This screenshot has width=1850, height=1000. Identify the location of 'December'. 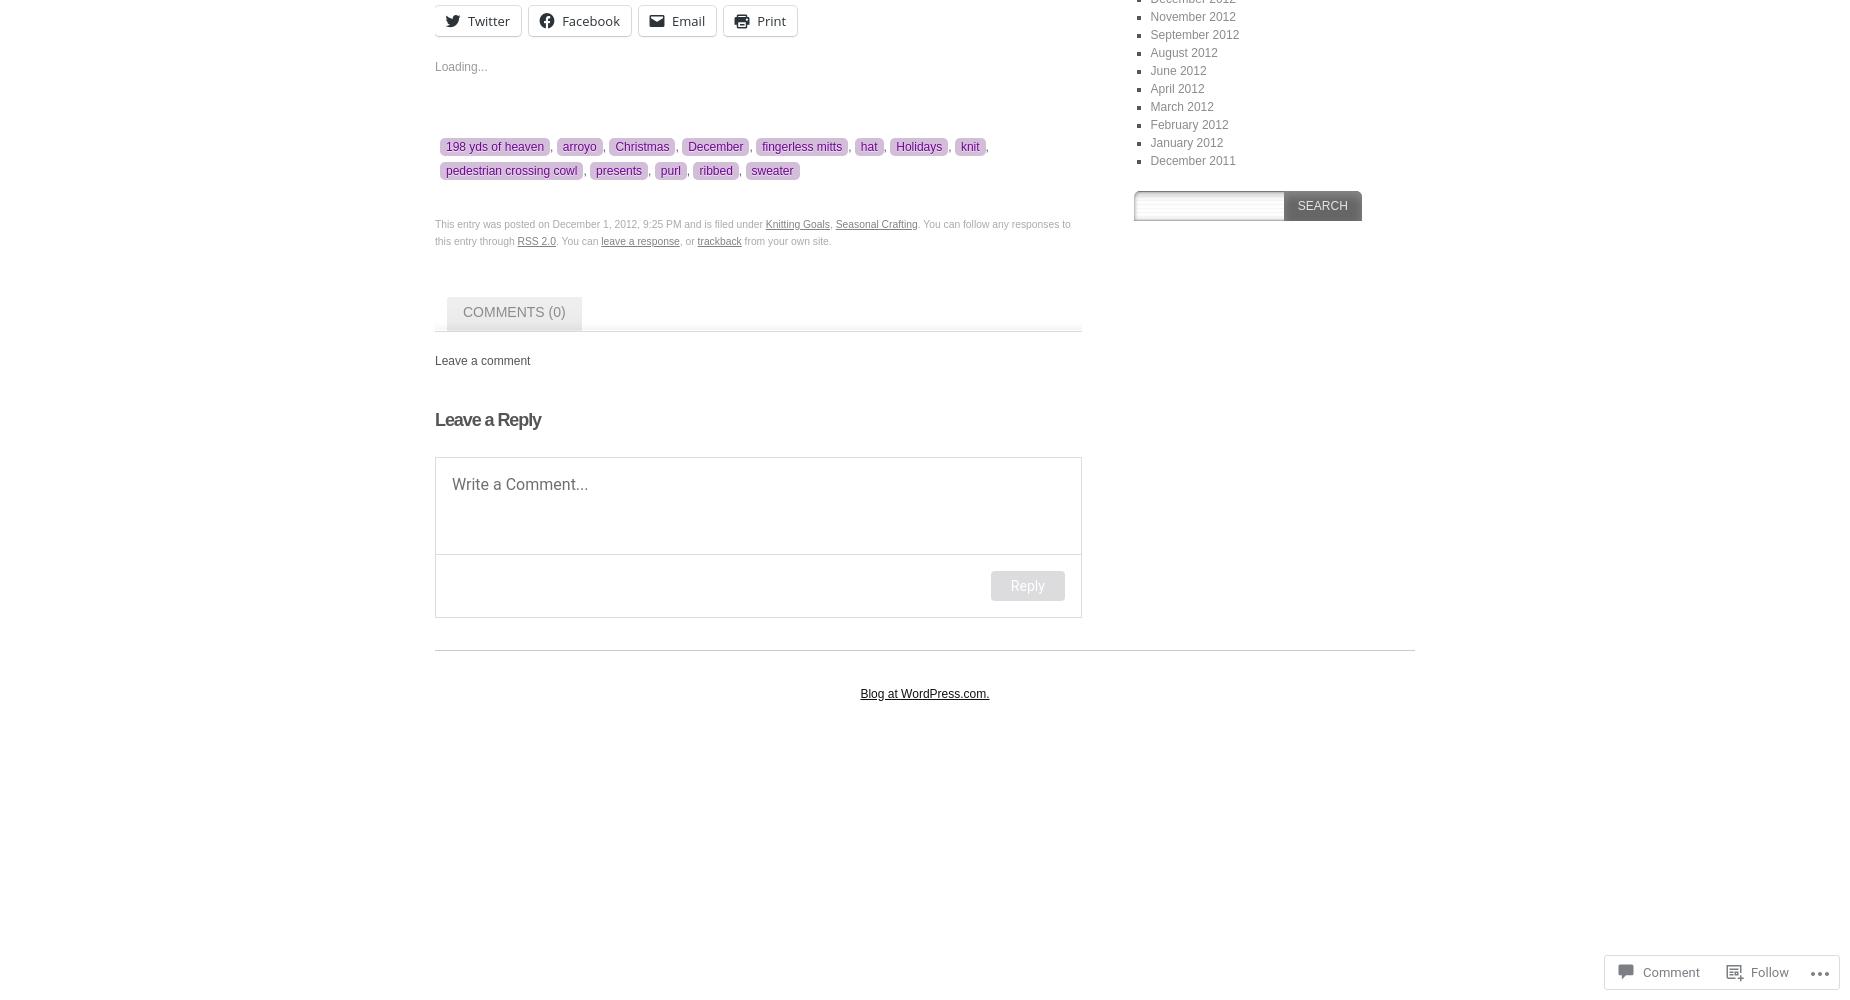
(715, 146).